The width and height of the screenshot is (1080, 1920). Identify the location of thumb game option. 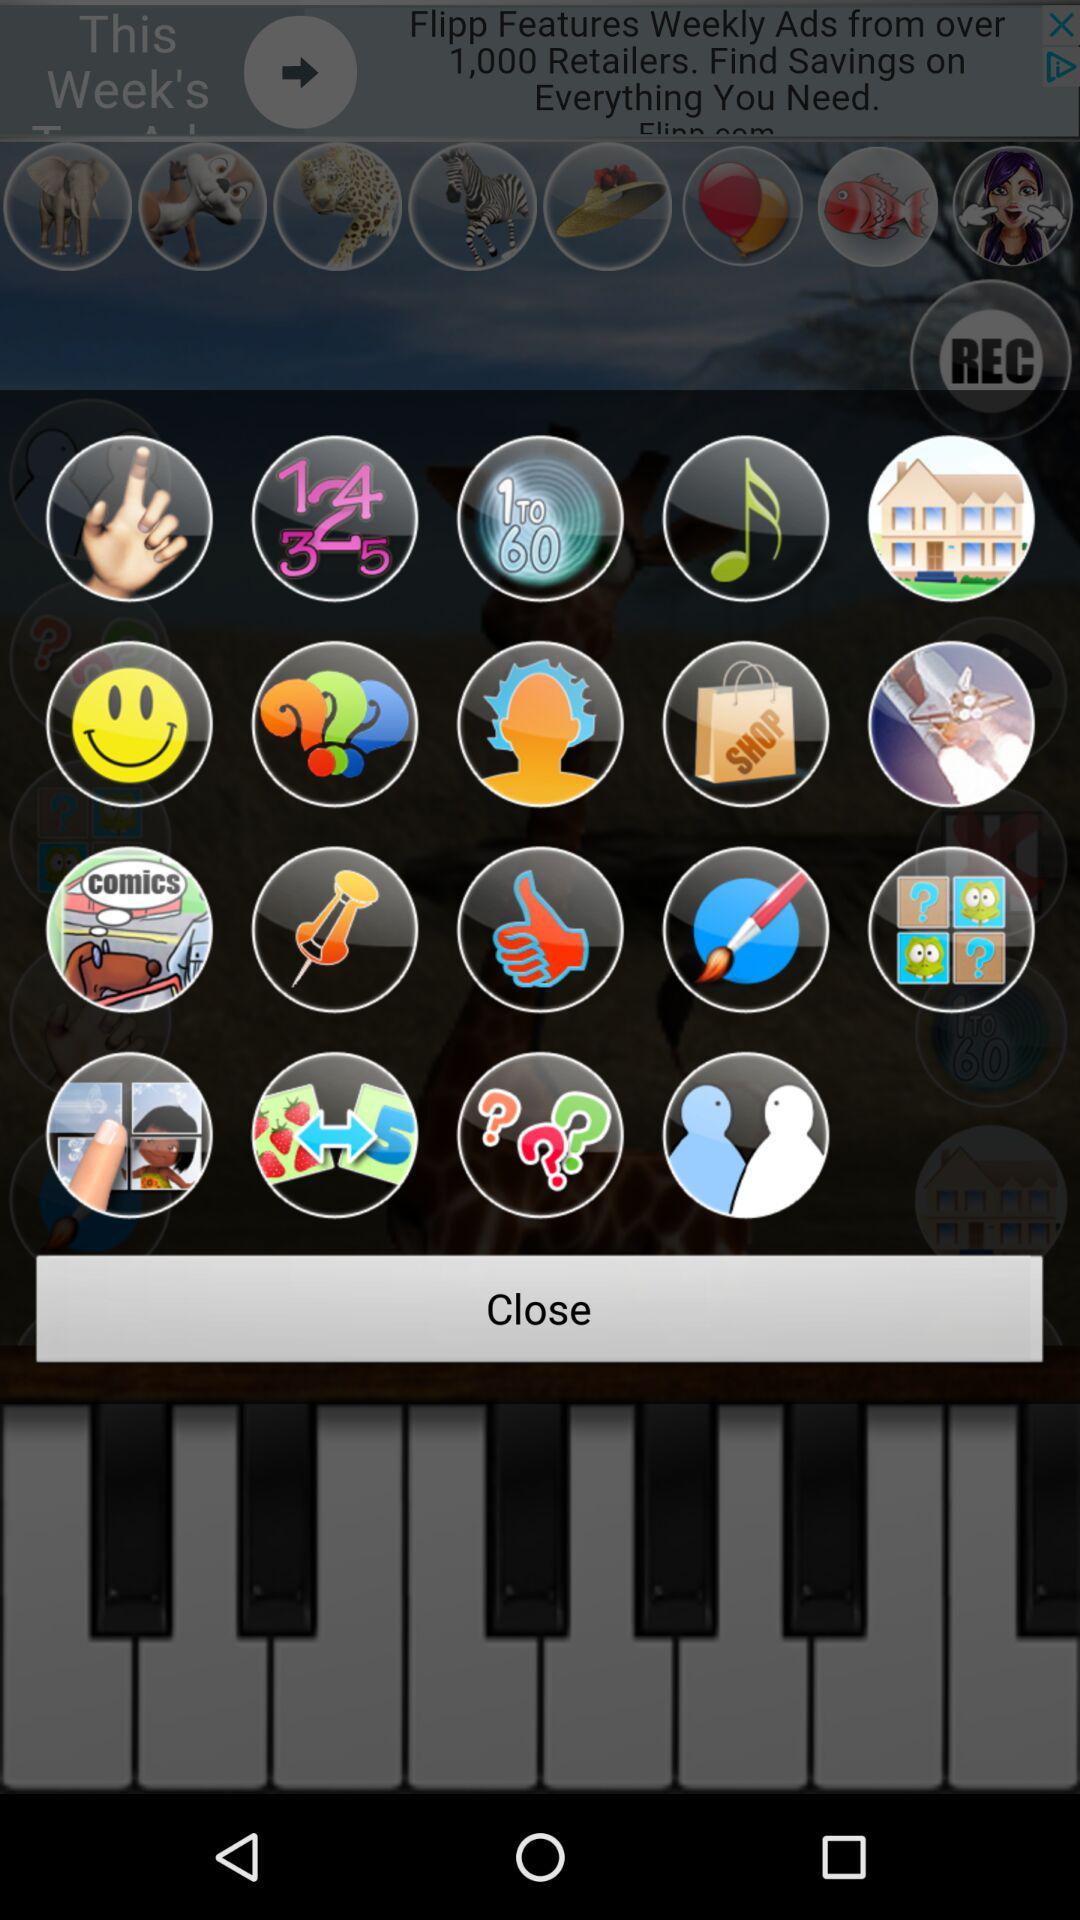
(540, 929).